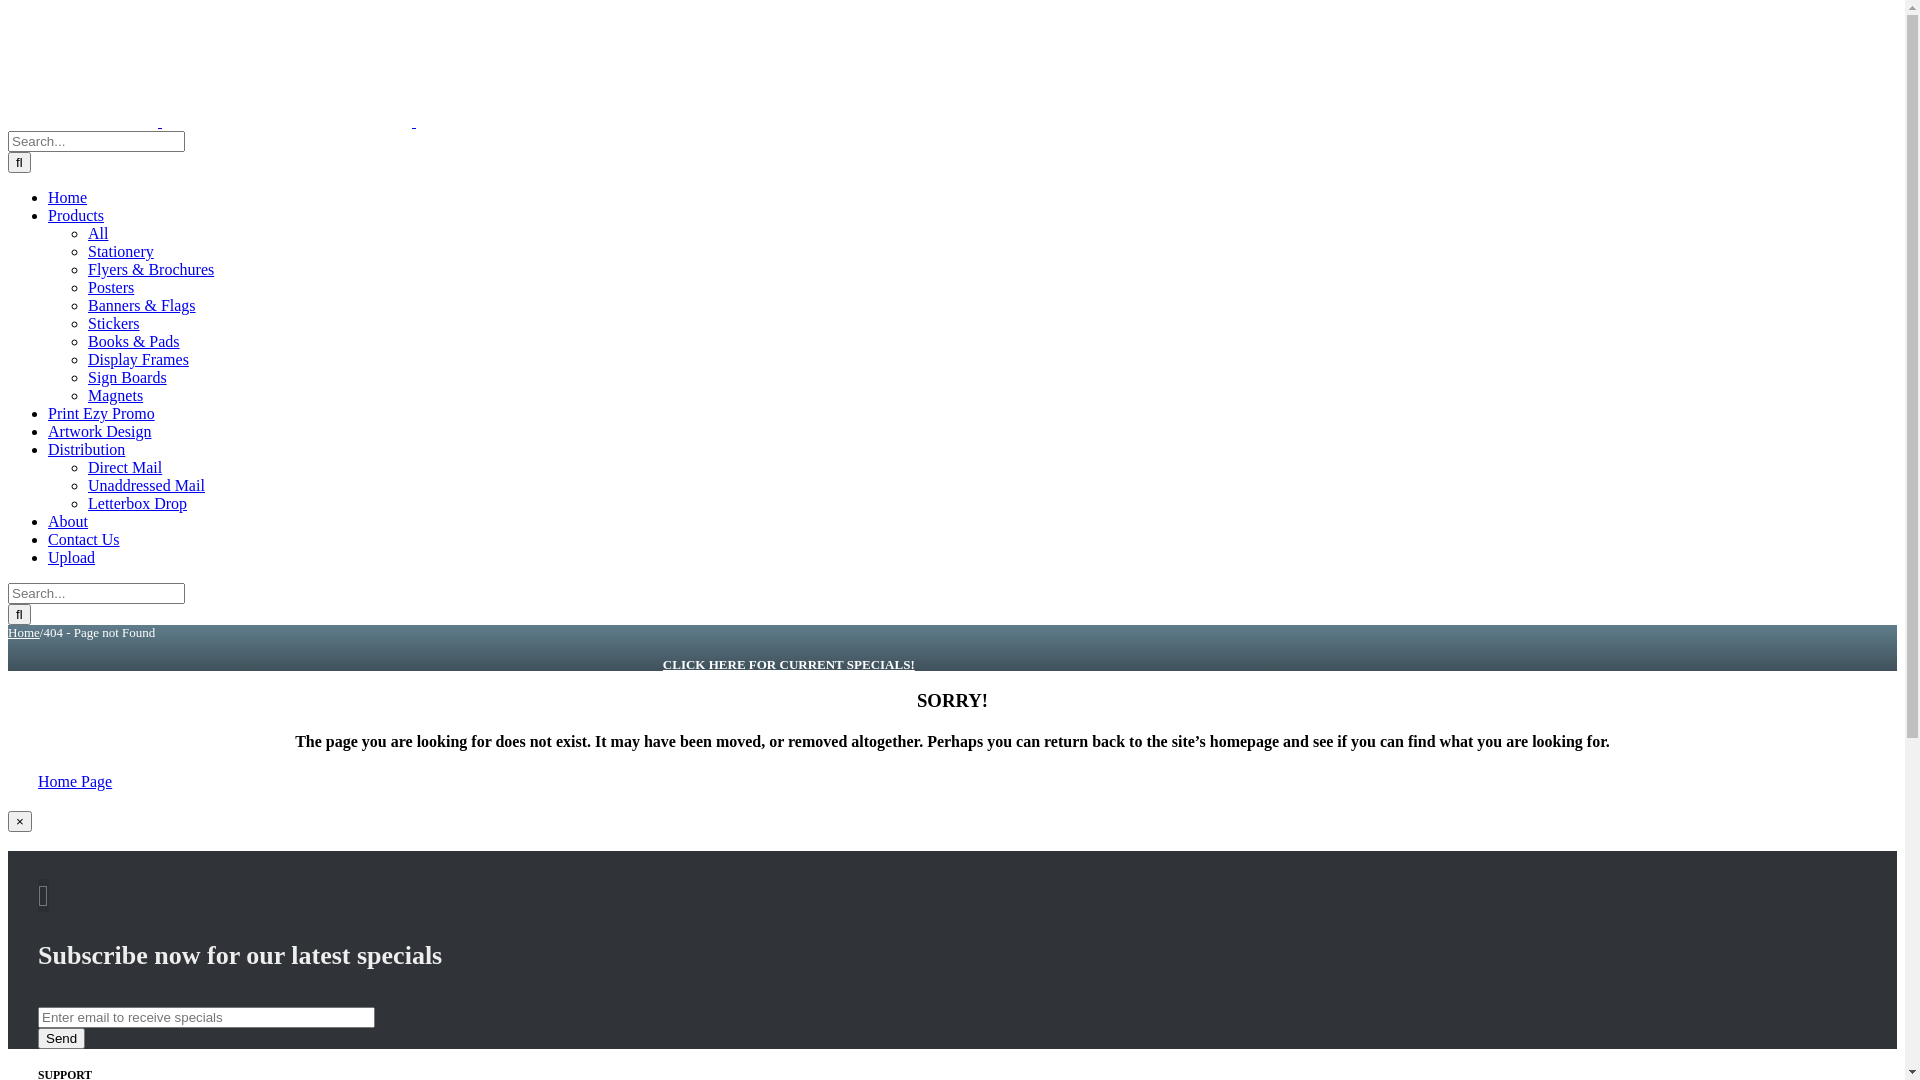 Image resolution: width=1920 pixels, height=1080 pixels. What do you see at coordinates (76, 215) in the screenshot?
I see `'Products'` at bounding box center [76, 215].